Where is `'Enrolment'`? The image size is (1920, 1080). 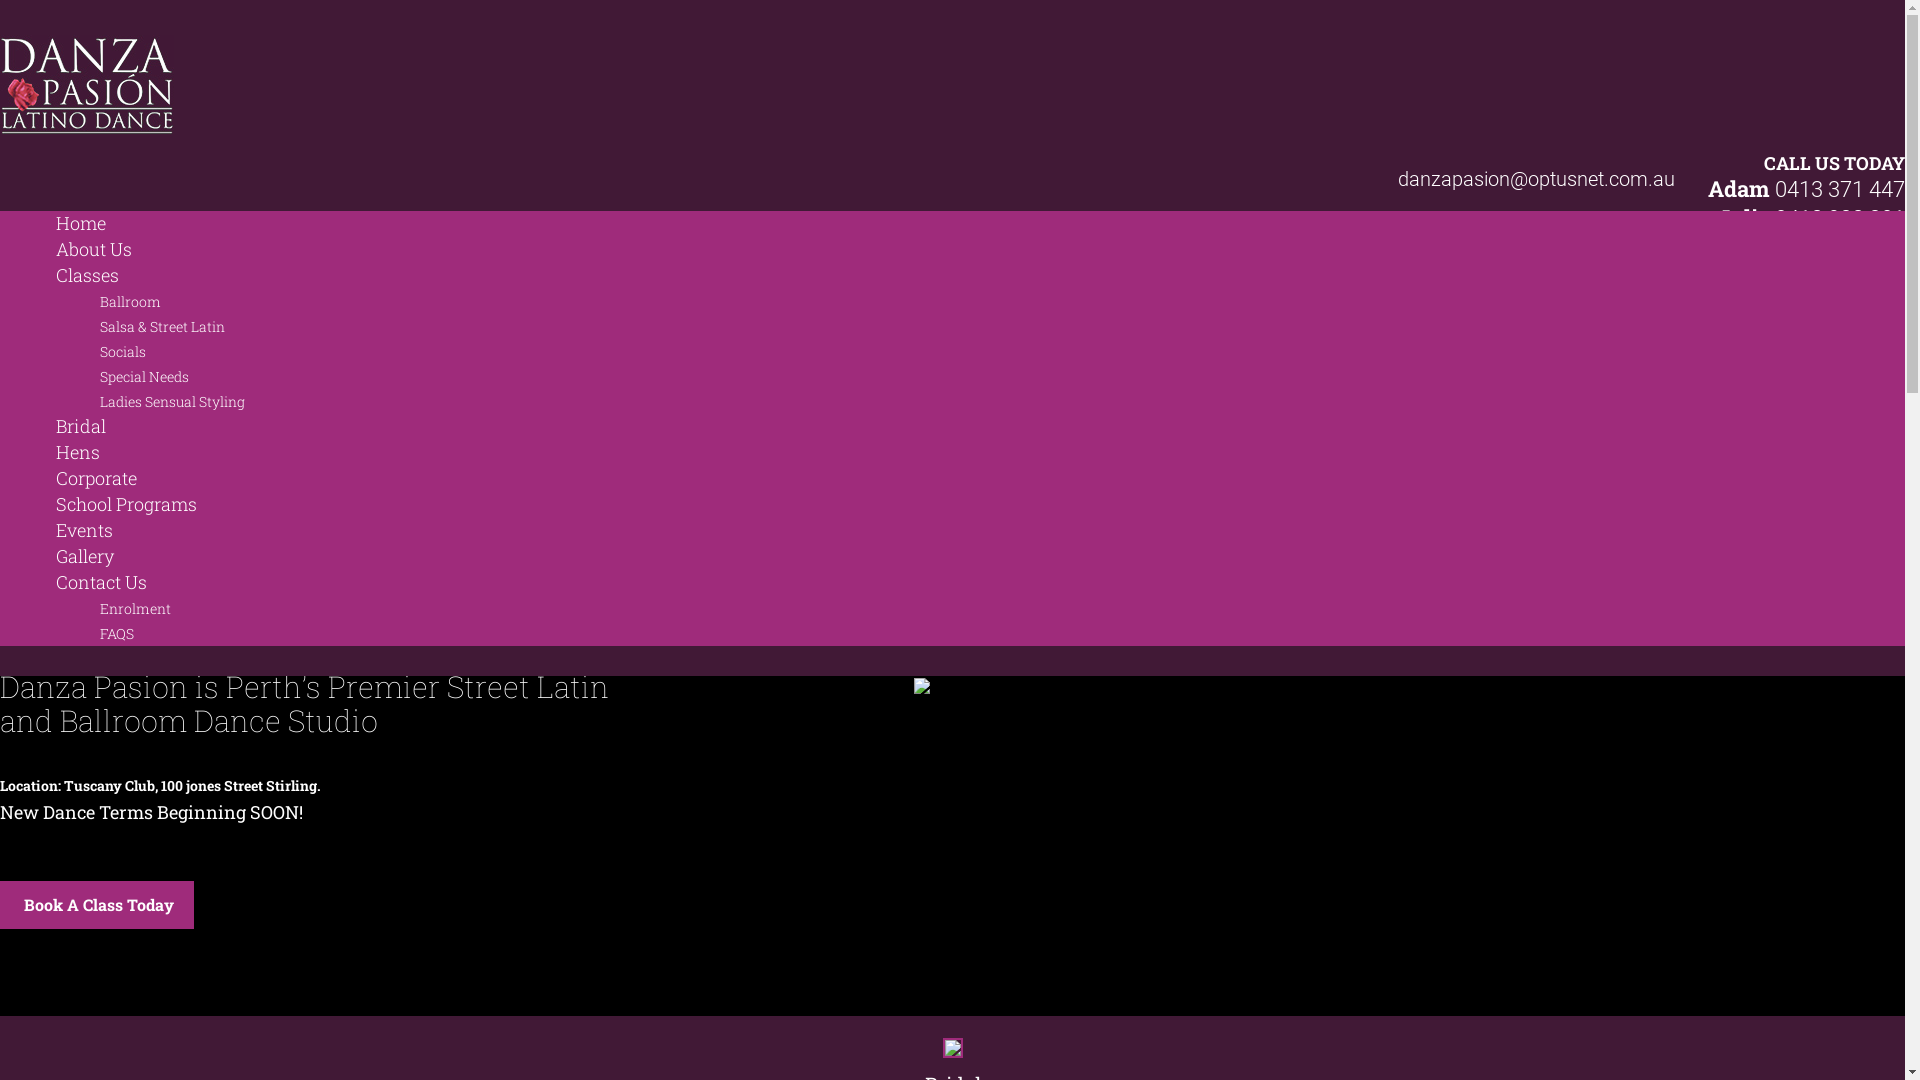 'Enrolment' is located at coordinates (80, 607).